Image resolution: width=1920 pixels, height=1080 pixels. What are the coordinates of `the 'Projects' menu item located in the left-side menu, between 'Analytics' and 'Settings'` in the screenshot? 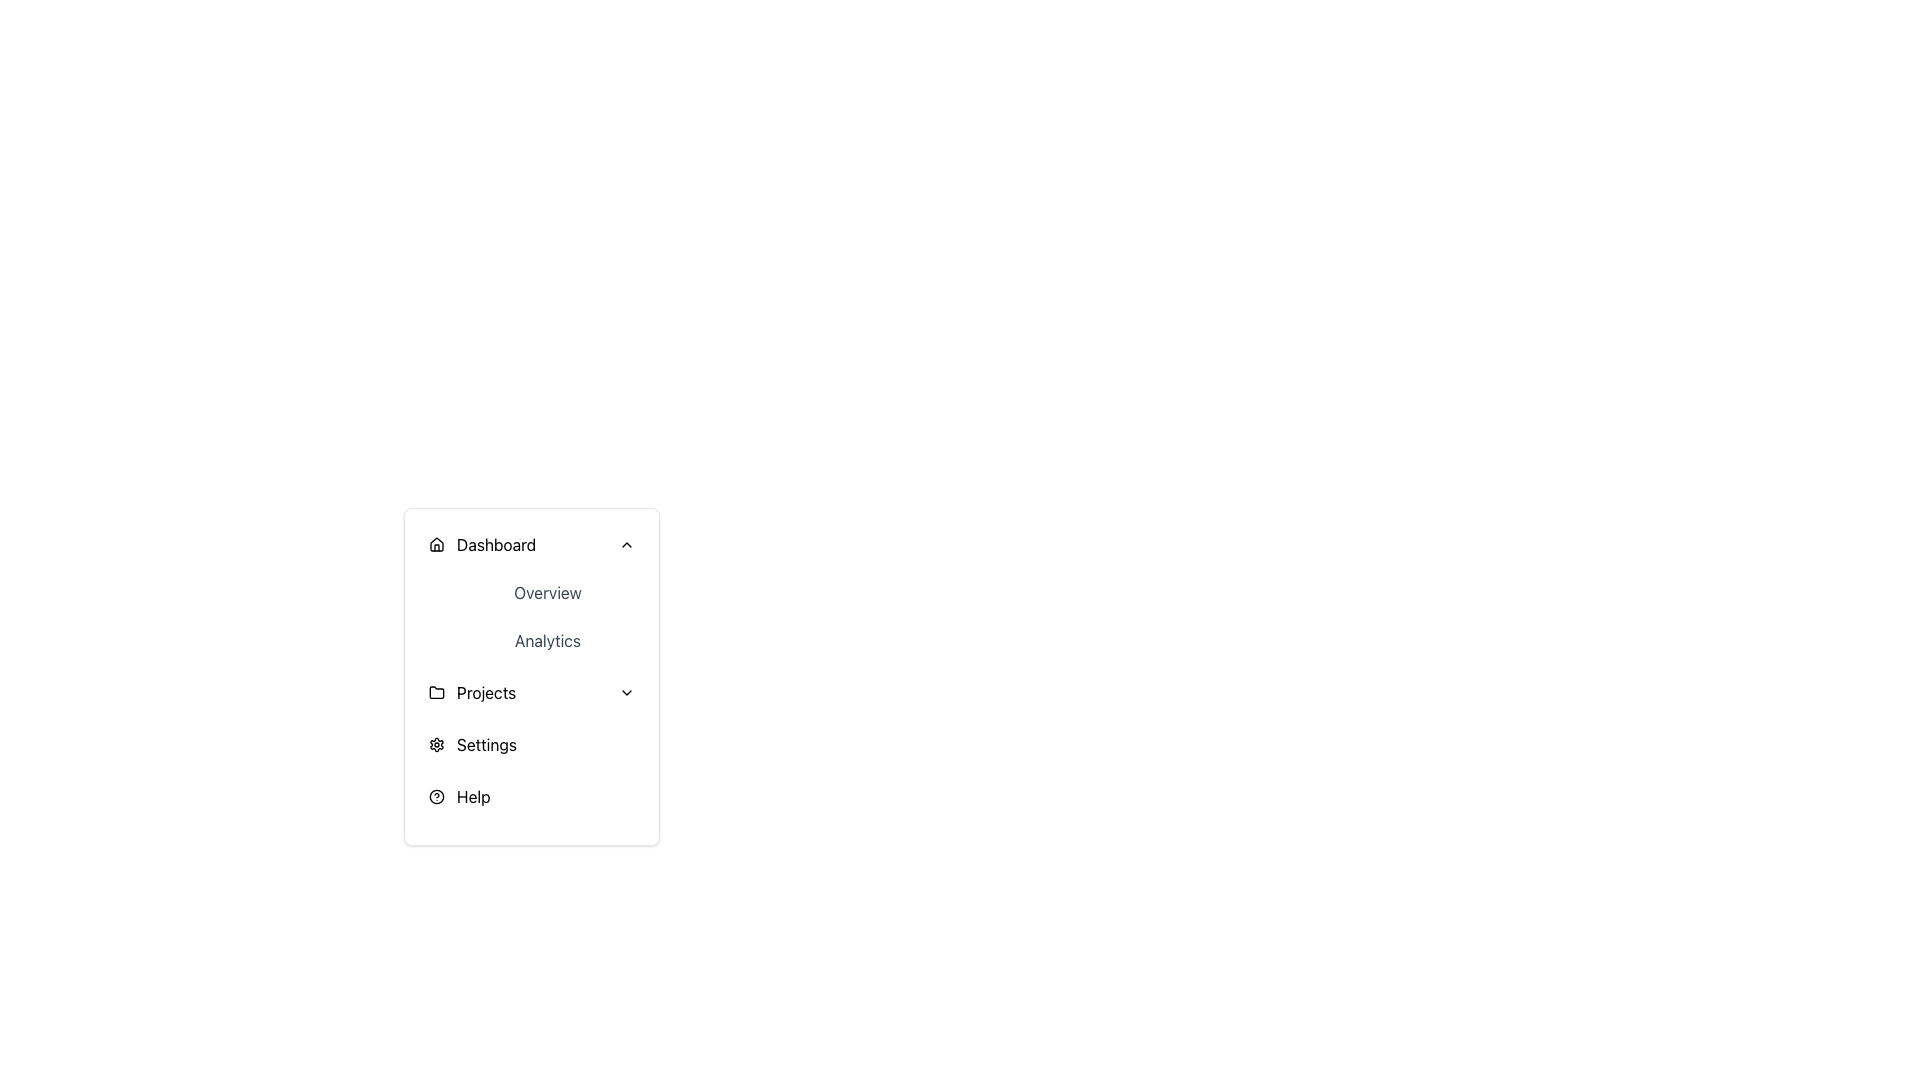 It's located at (471, 692).